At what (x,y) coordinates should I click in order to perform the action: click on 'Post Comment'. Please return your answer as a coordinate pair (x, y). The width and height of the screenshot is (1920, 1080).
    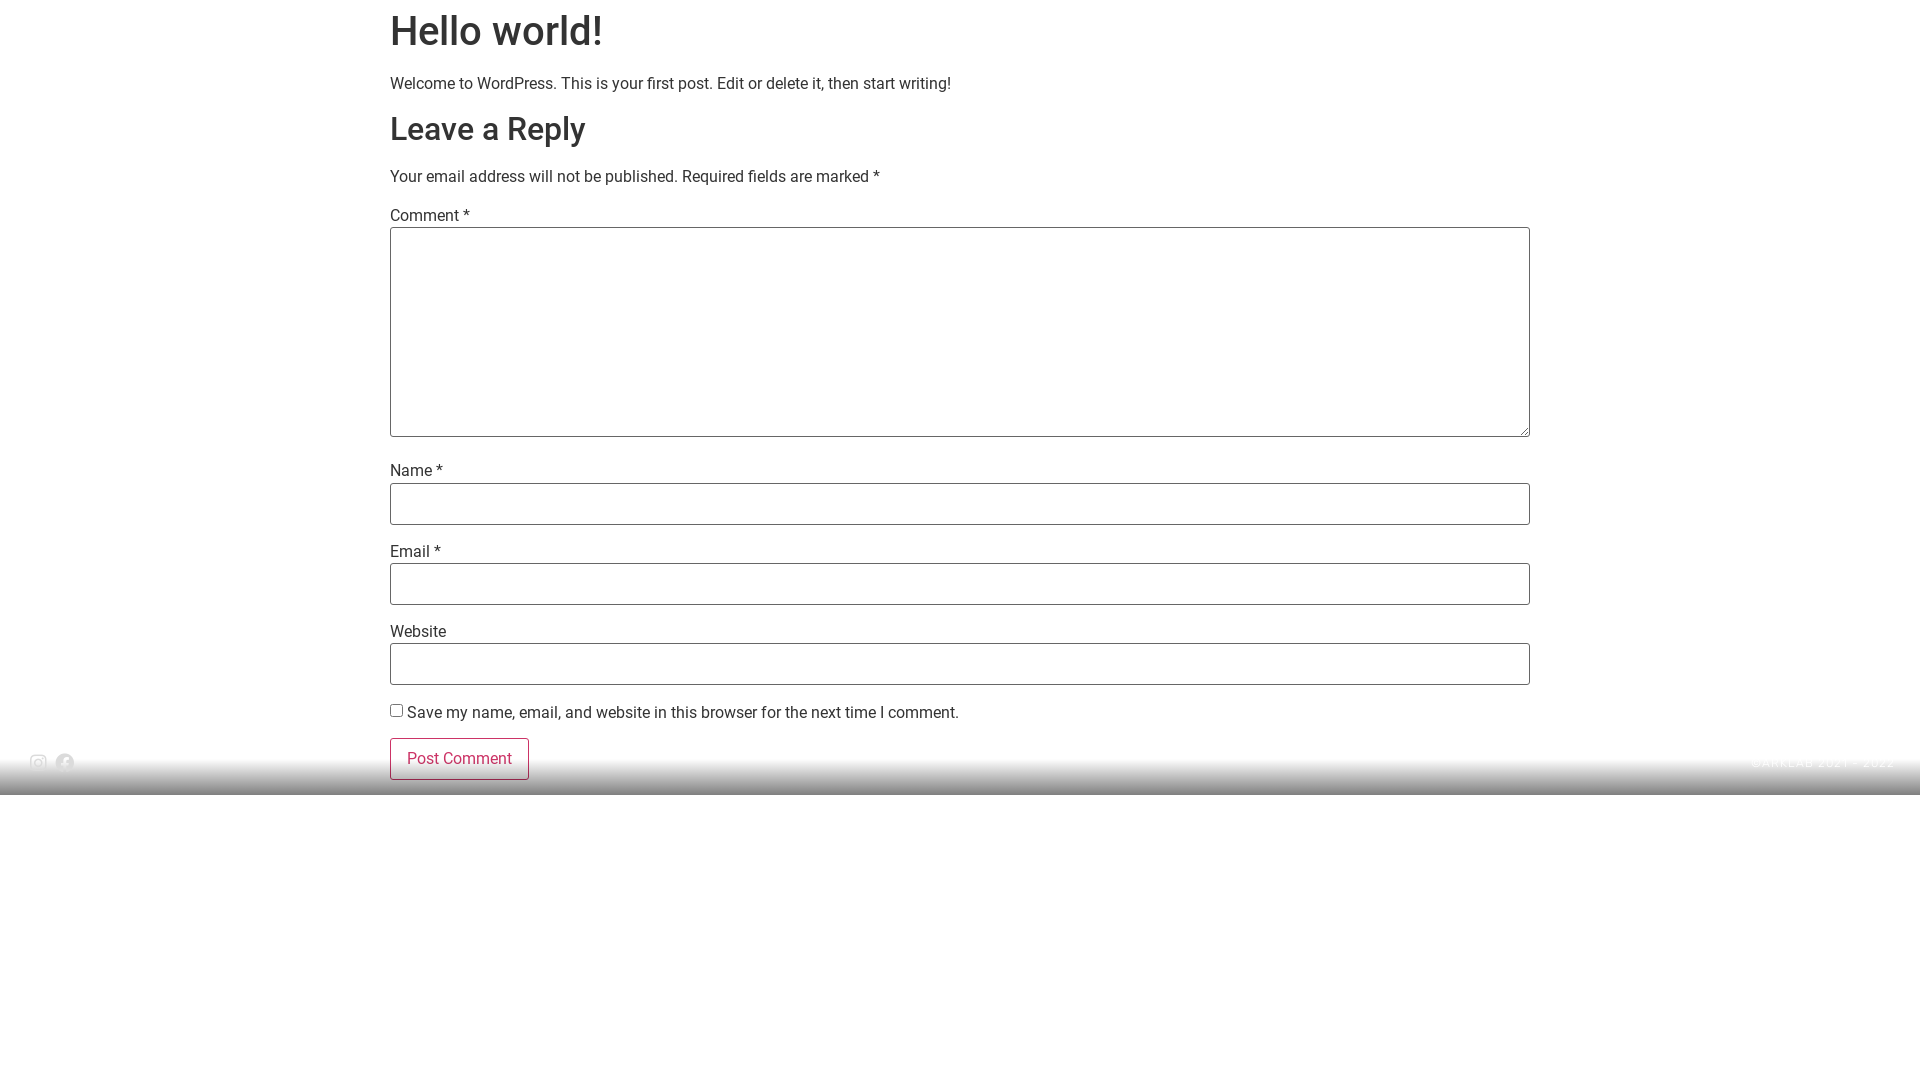
    Looking at the image, I should click on (389, 759).